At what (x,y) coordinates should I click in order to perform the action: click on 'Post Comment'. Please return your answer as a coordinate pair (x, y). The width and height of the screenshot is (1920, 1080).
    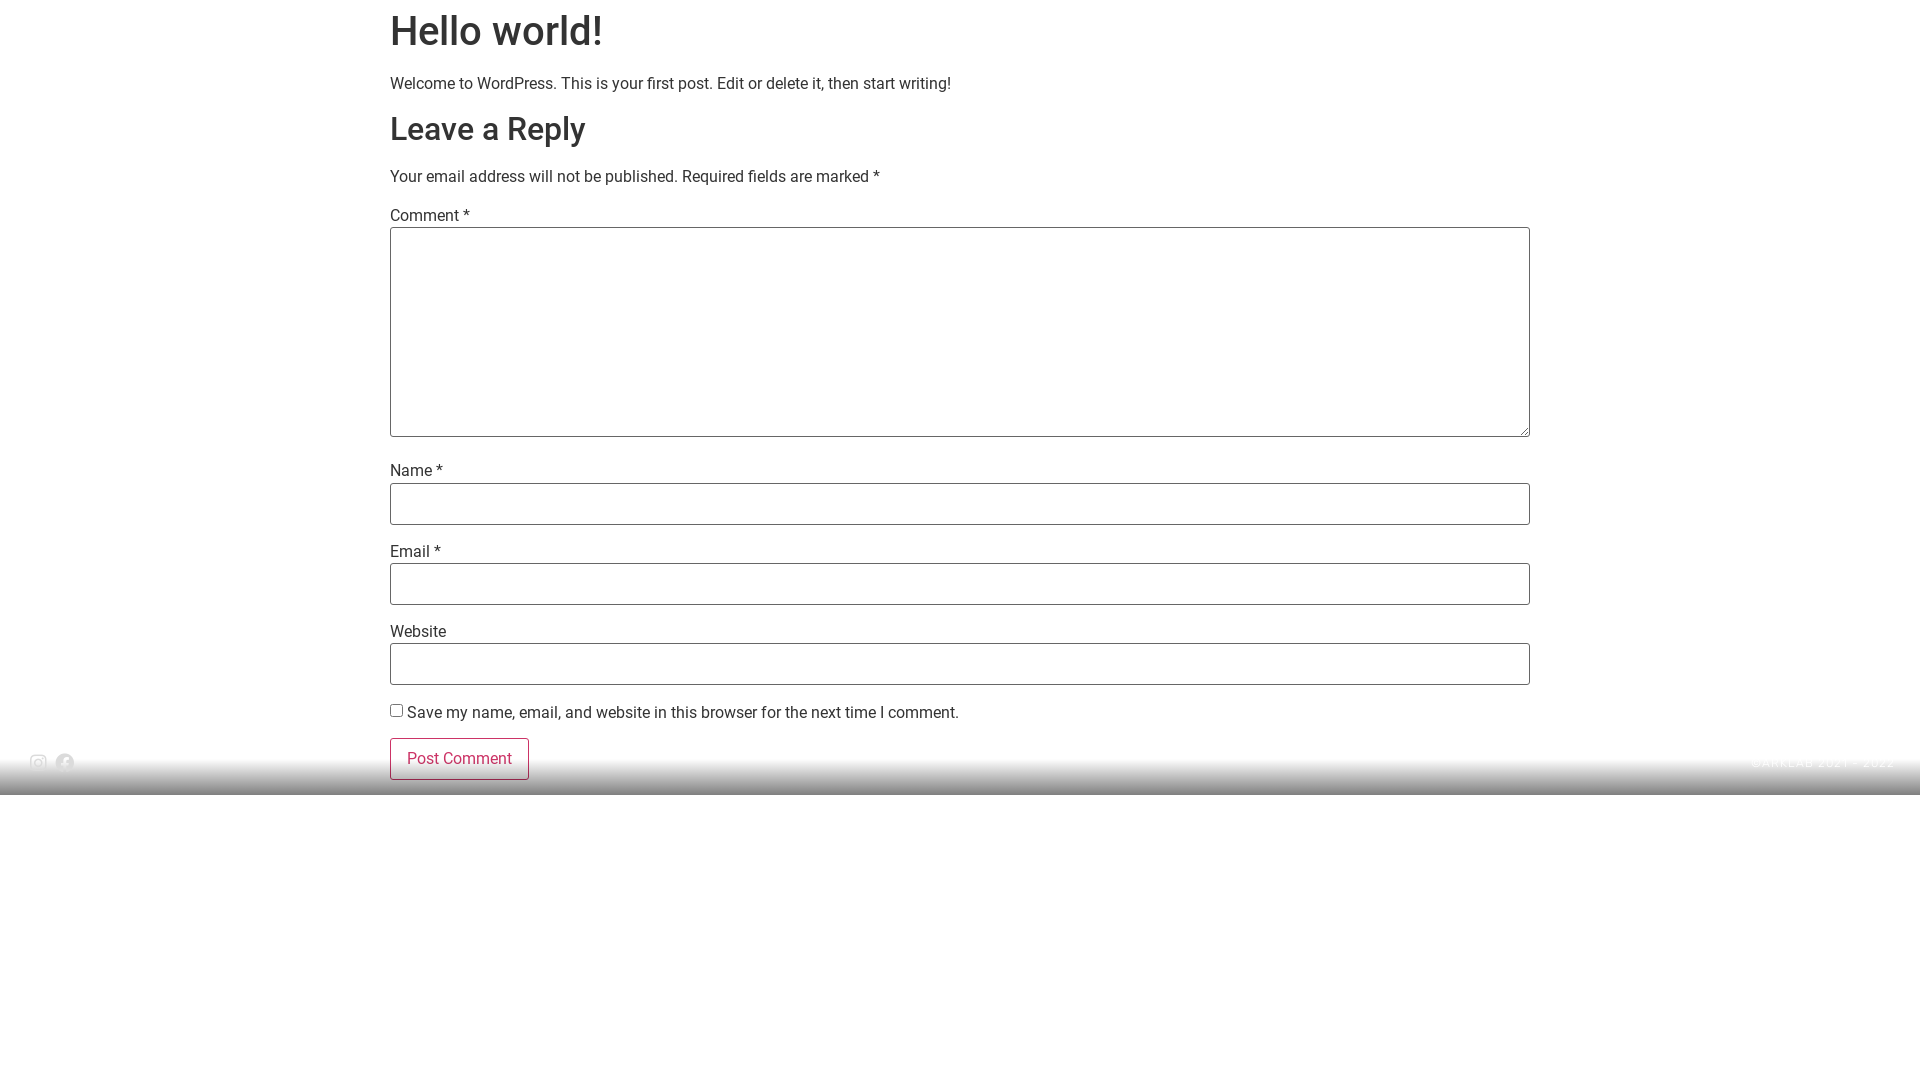
    Looking at the image, I should click on (389, 759).